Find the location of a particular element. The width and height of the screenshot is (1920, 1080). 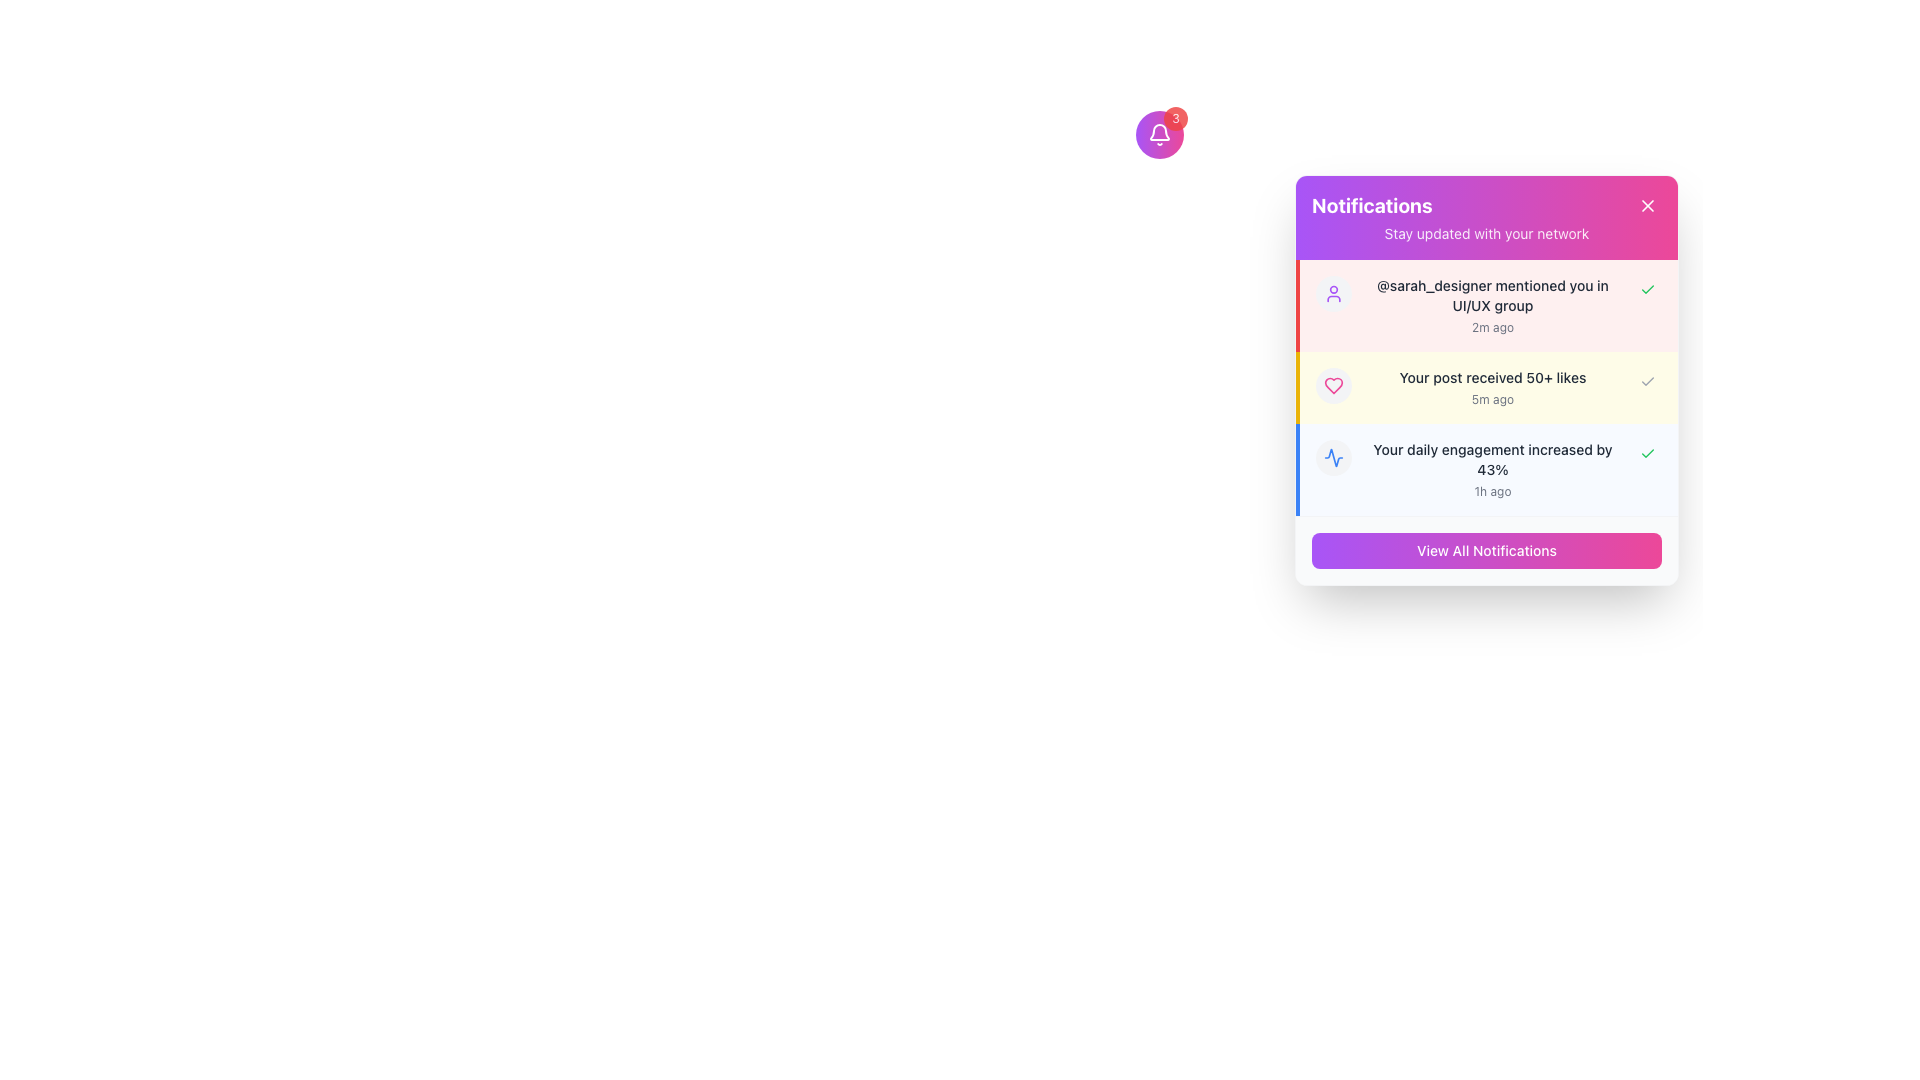

text label displaying 'Your daily engagement increased by 43%' located in the third notification entry of the notification panel is located at coordinates (1492, 459).